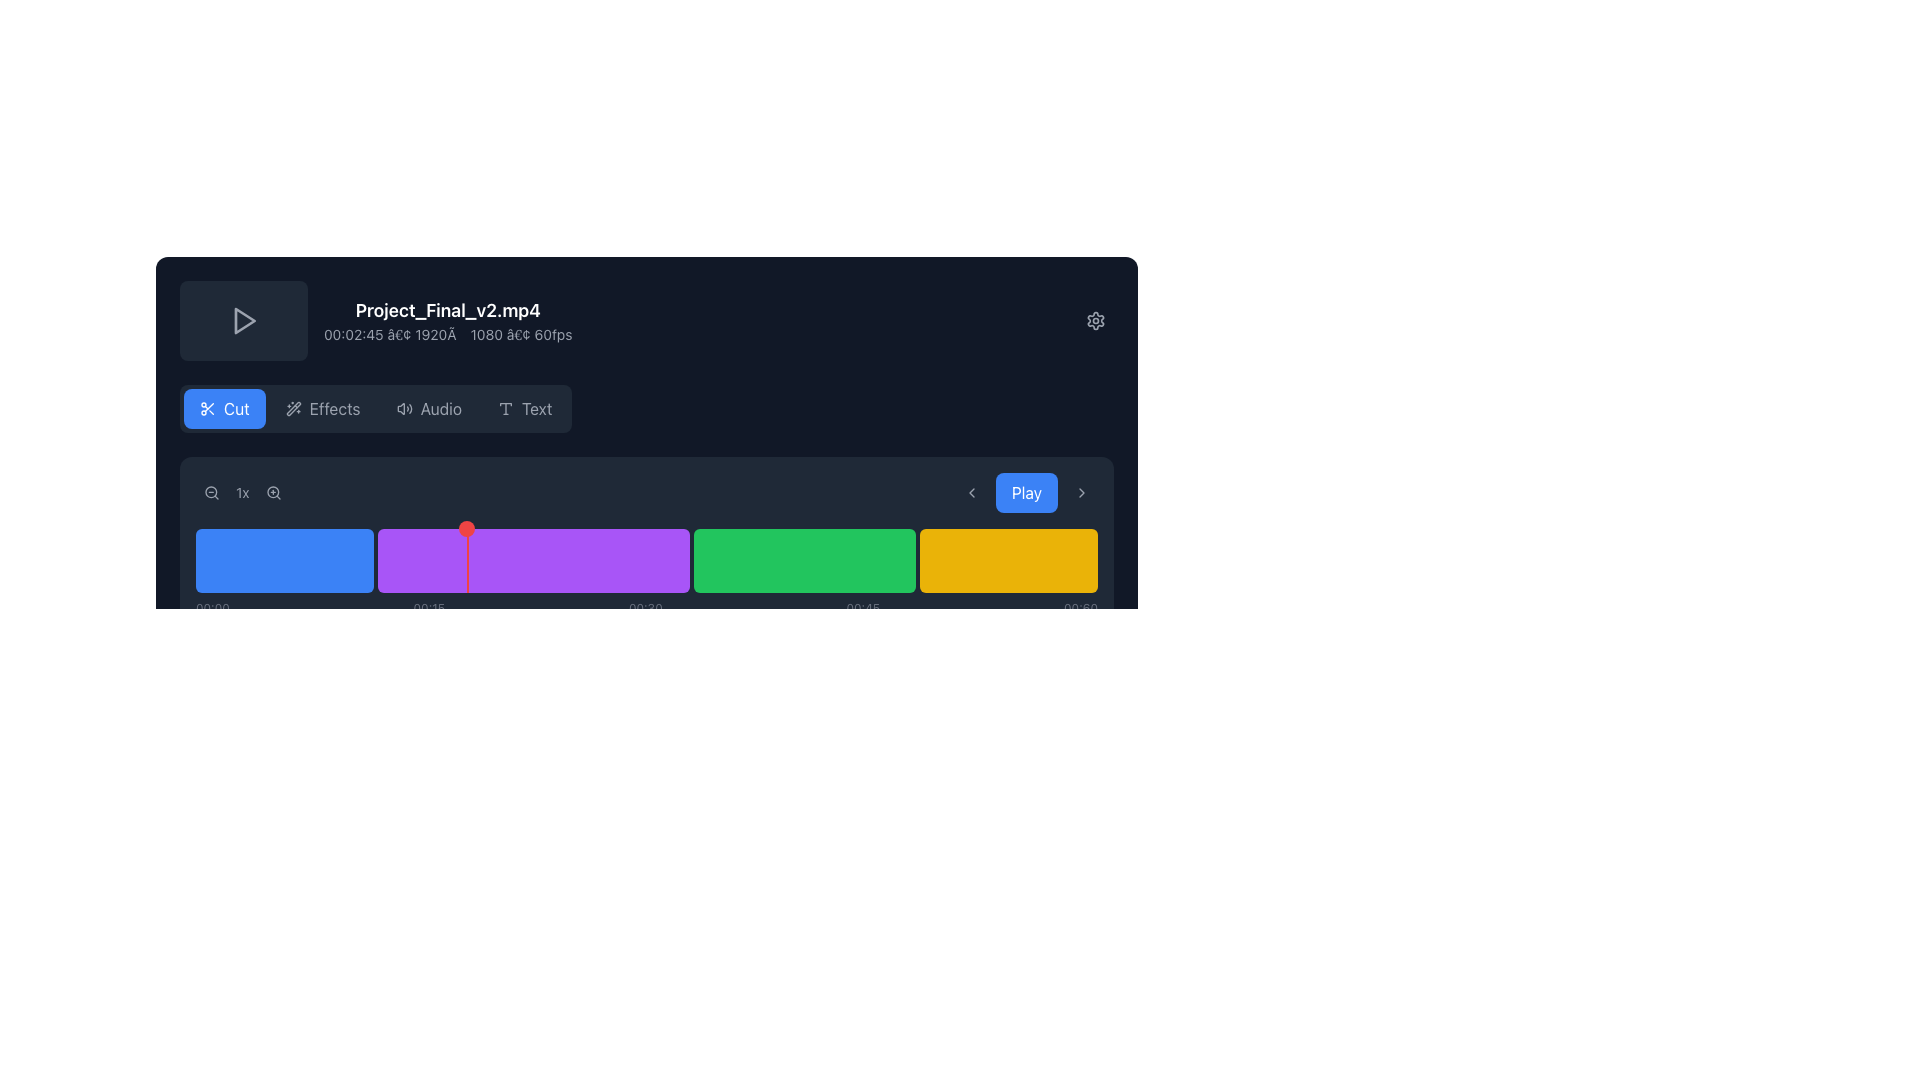 This screenshot has height=1080, width=1920. I want to click on the navigational button with a chevron icon, located to the left of the 'Play' button, so click(971, 493).